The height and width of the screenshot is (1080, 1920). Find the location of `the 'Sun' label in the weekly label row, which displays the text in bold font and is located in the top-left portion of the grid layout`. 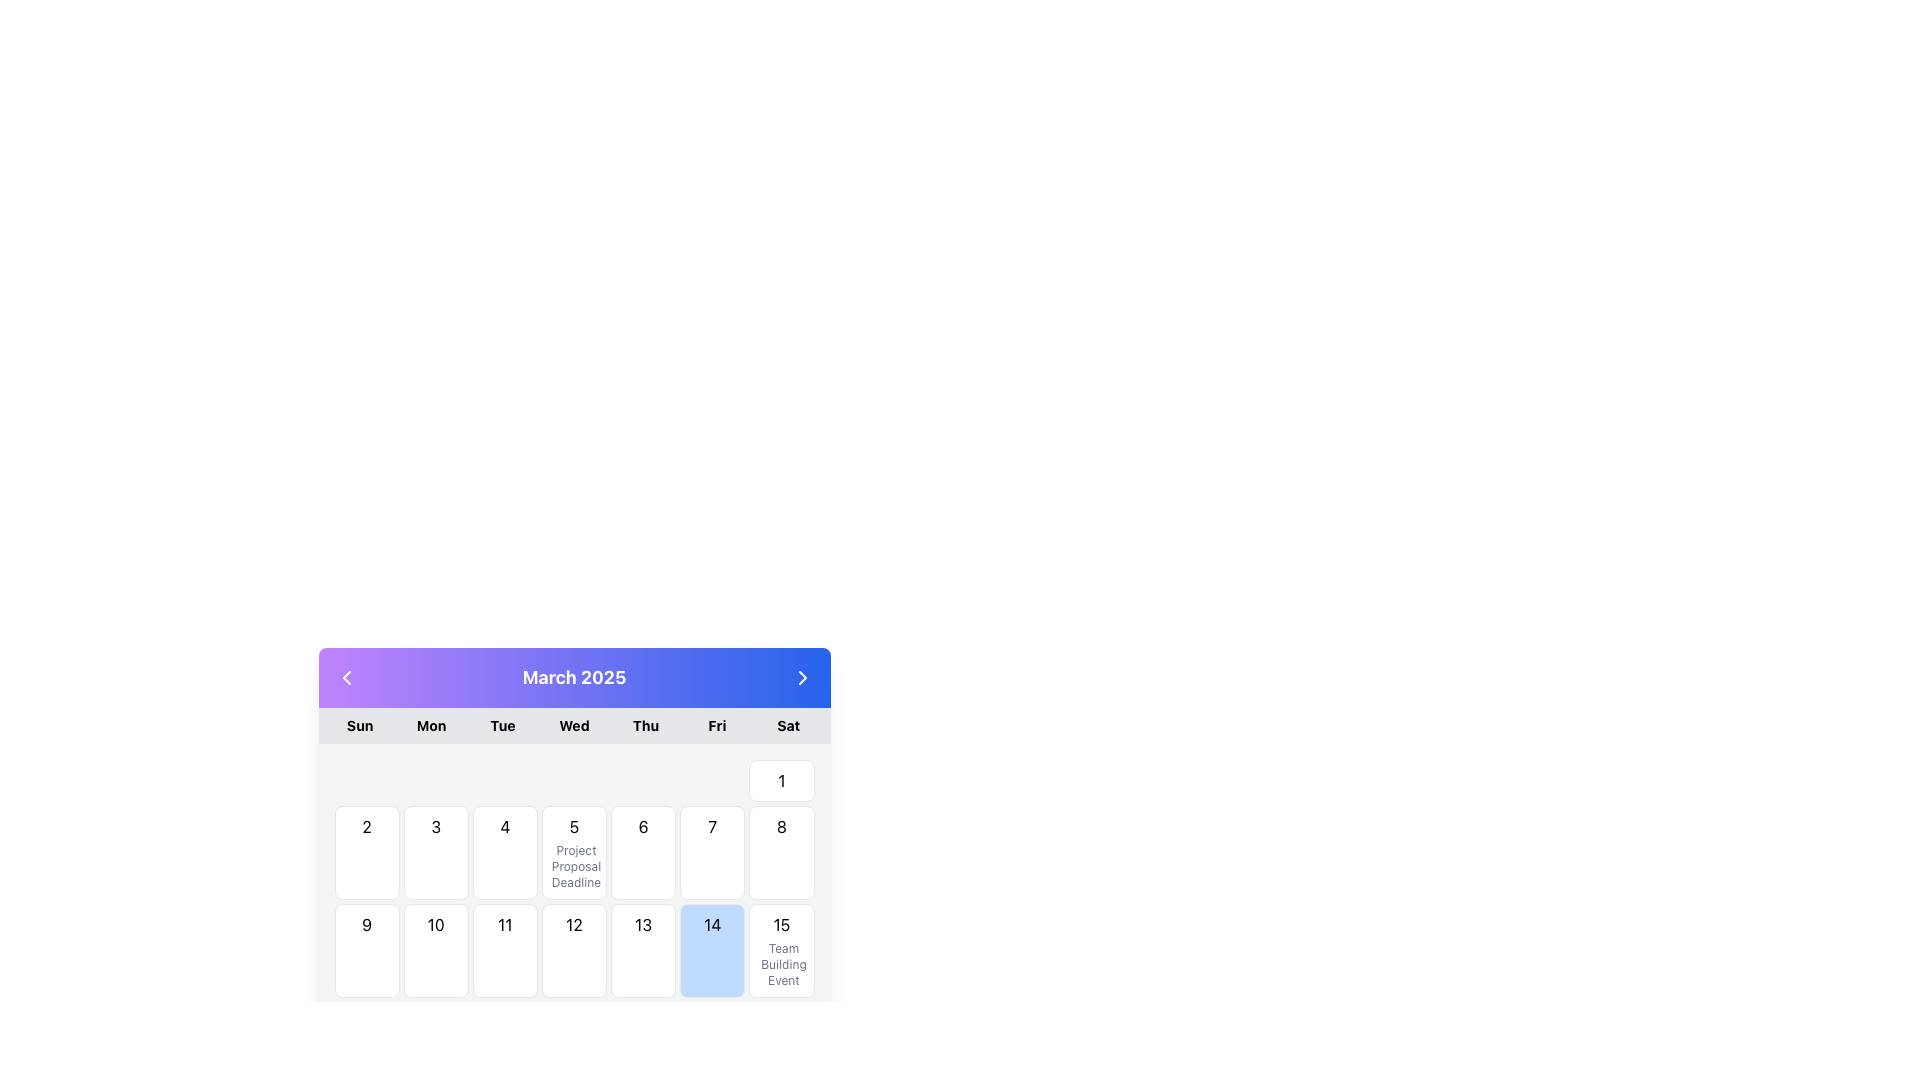

the 'Sun' label in the weekly label row, which displays the text in bold font and is located in the top-left portion of the grid layout is located at coordinates (360, 725).